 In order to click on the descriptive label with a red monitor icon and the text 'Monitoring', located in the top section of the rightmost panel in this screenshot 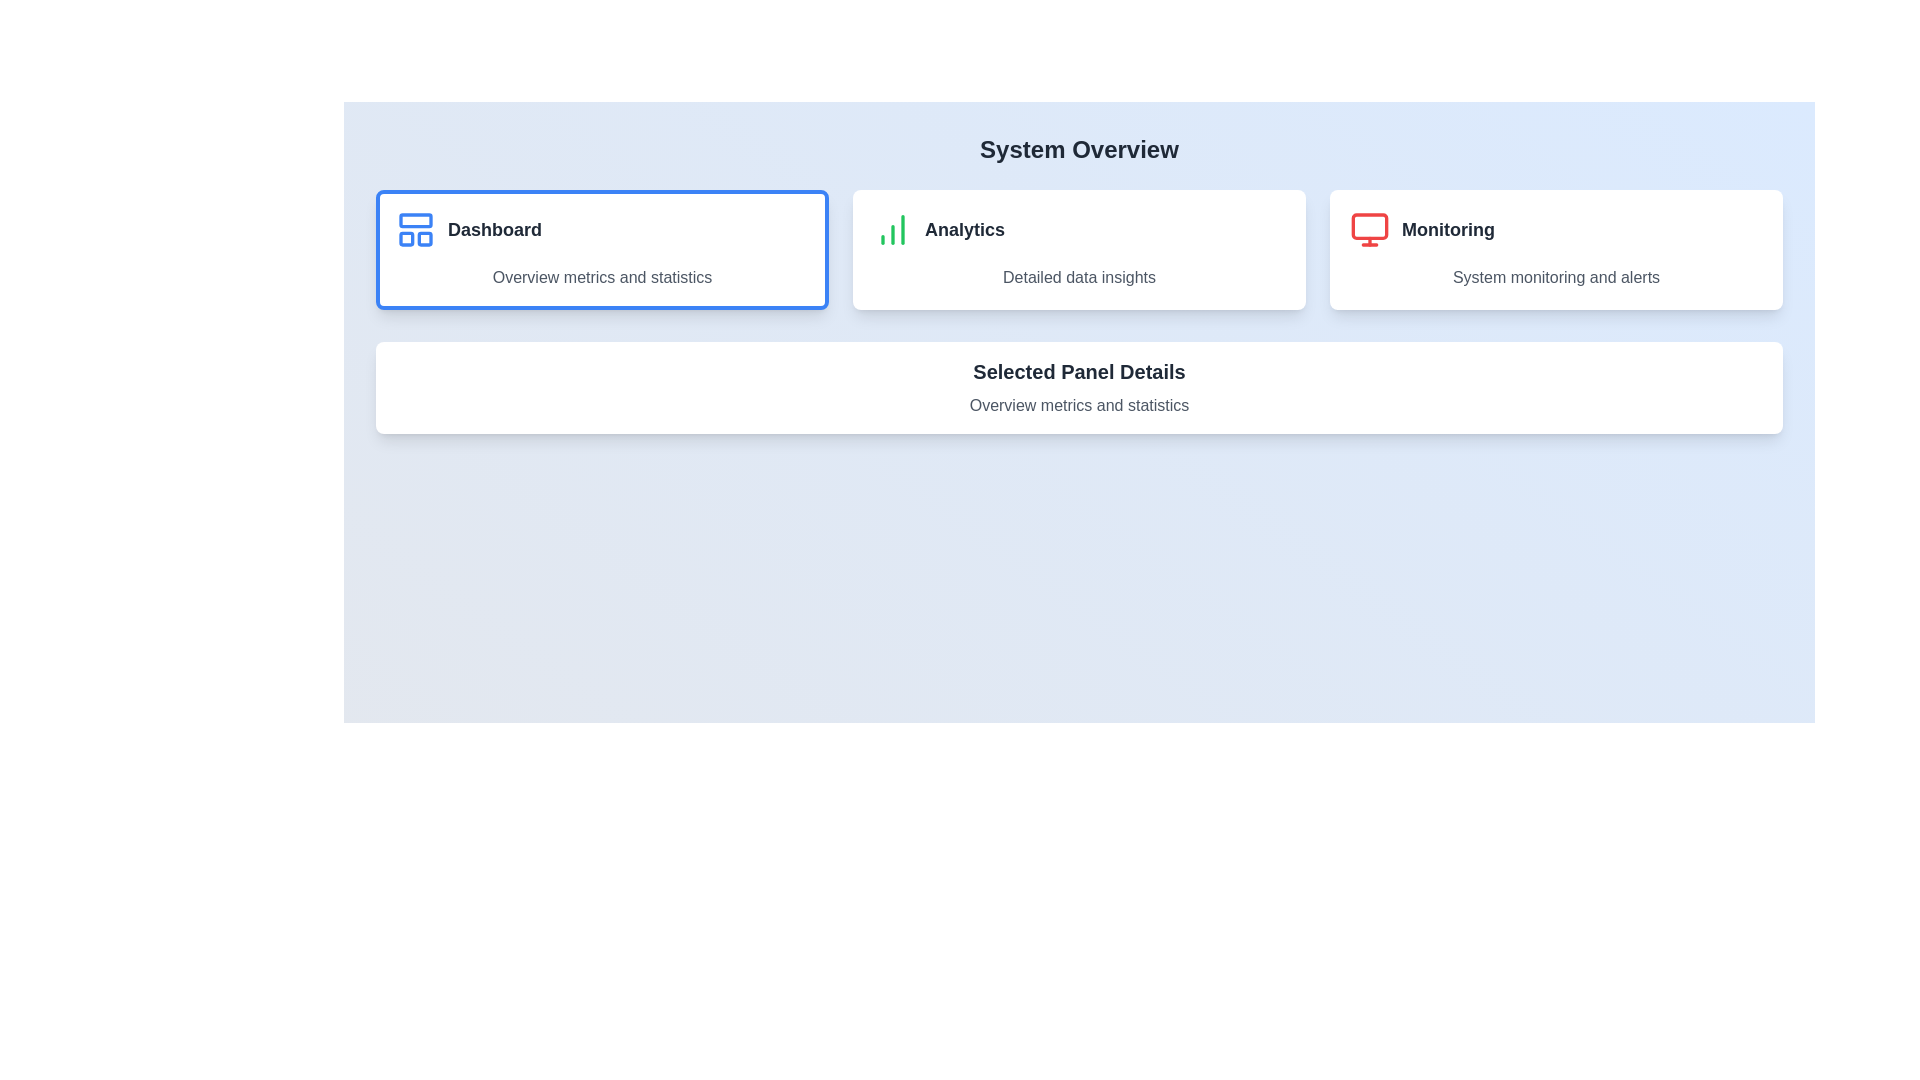, I will do `click(1555, 229)`.